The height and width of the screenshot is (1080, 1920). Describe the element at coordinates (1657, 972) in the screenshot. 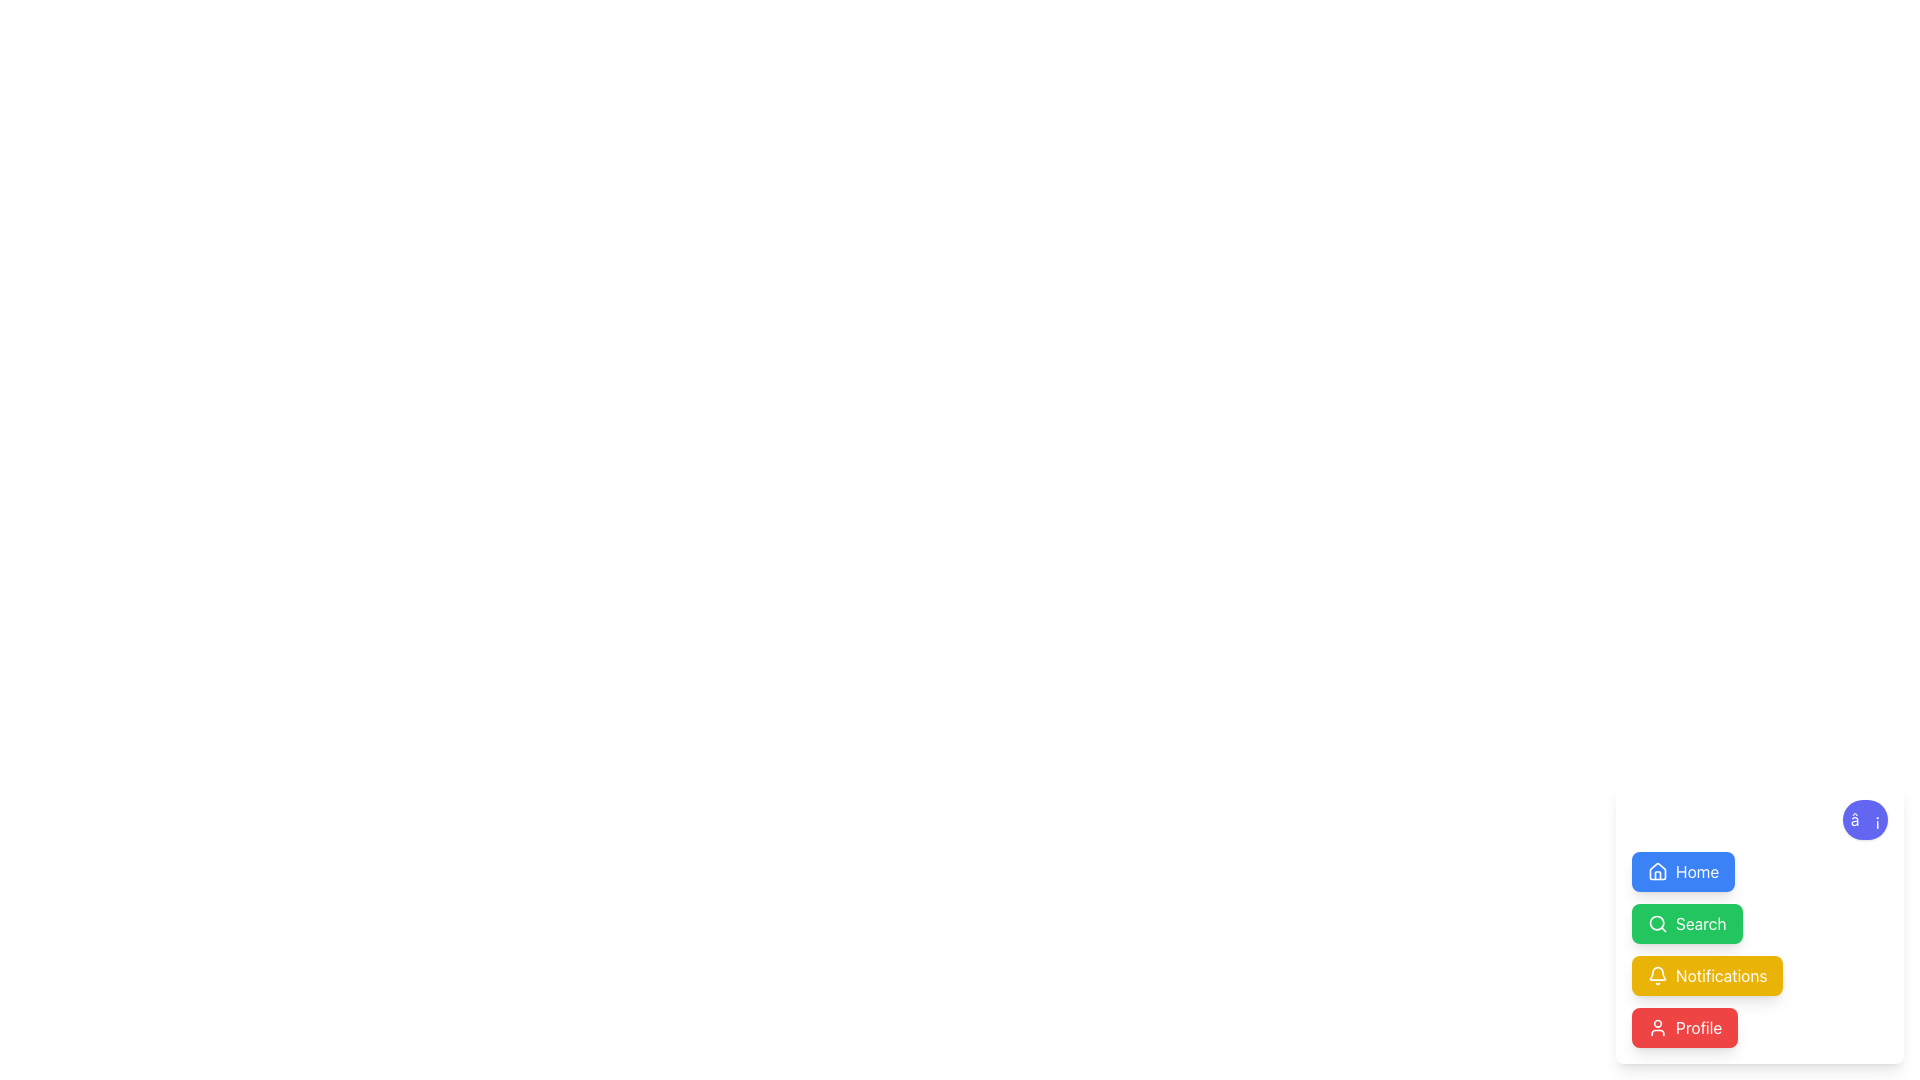

I see `the upper portion of the bell icon located in the bottom-right section of the interface, near the Notifications button in a vertical menu of options` at that location.